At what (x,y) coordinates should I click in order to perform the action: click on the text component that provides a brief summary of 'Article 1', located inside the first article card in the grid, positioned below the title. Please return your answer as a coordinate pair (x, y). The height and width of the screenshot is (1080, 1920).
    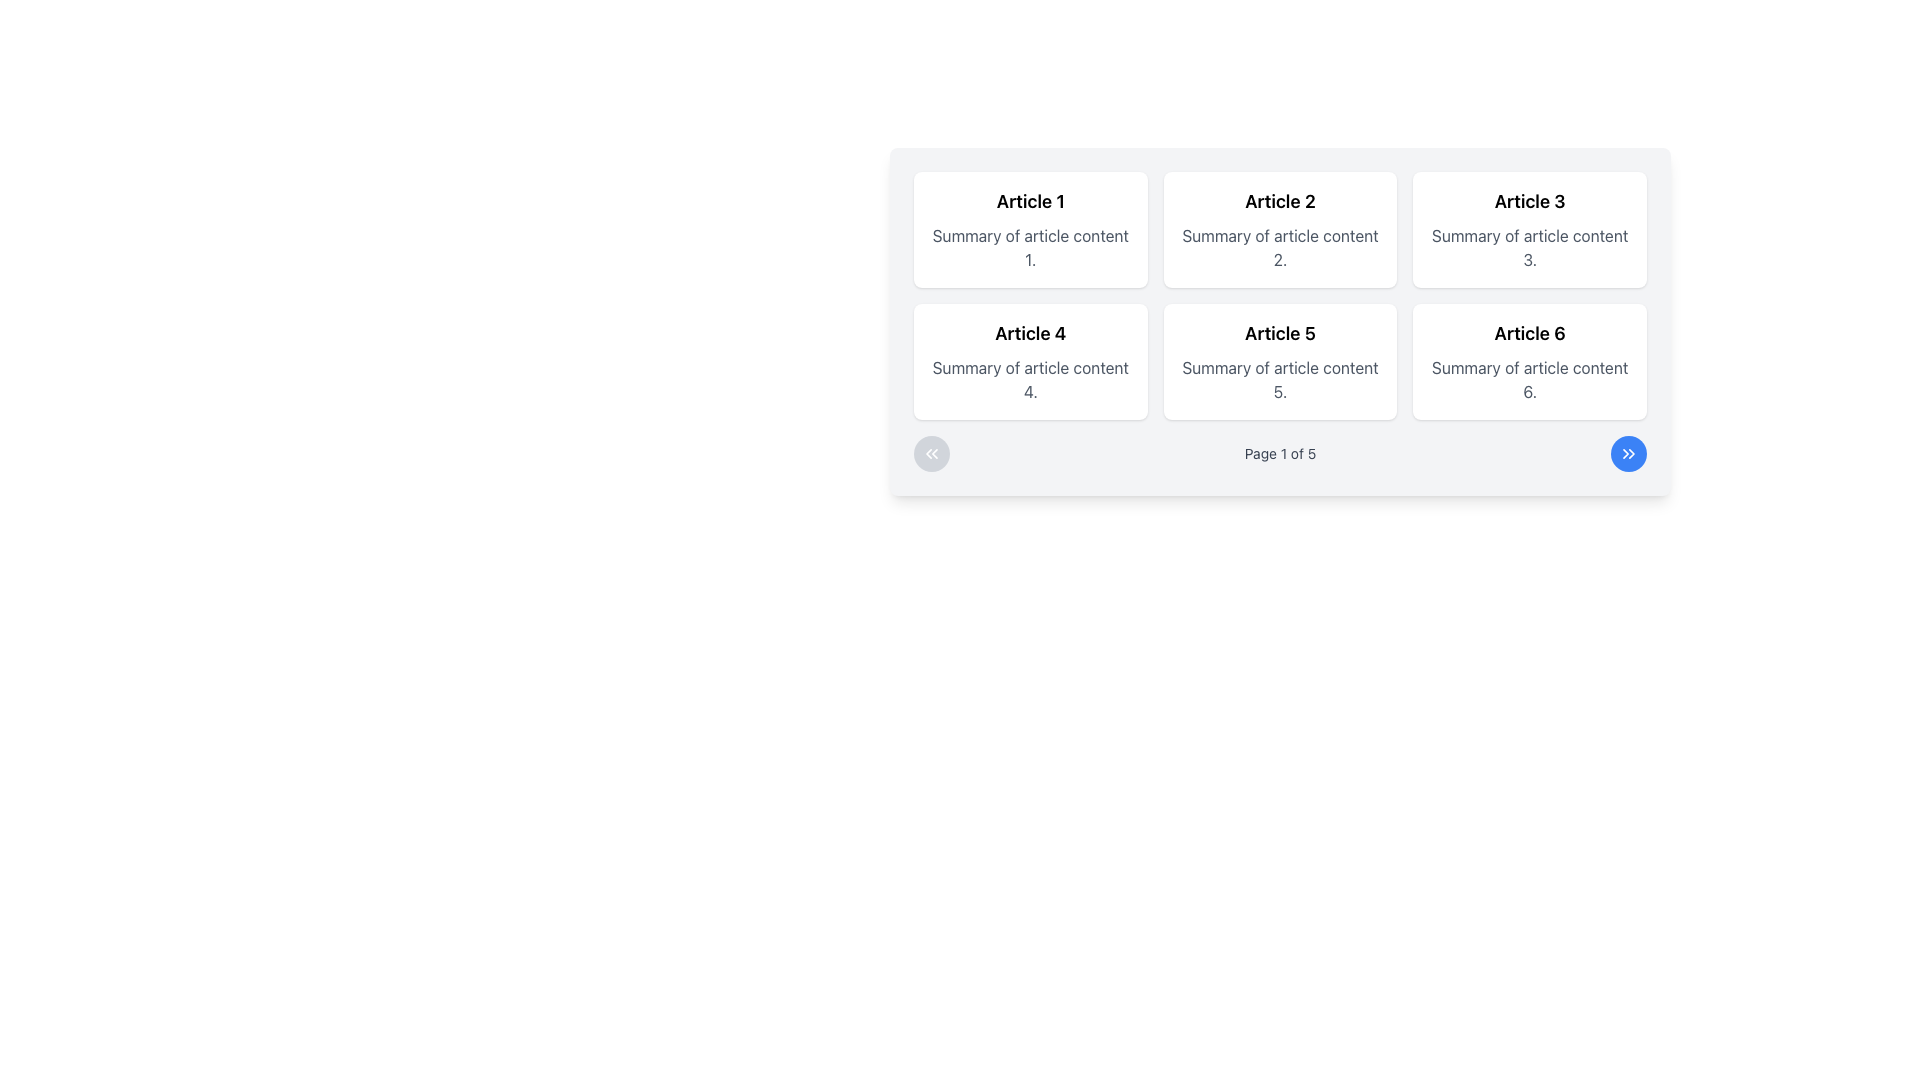
    Looking at the image, I should click on (1030, 246).